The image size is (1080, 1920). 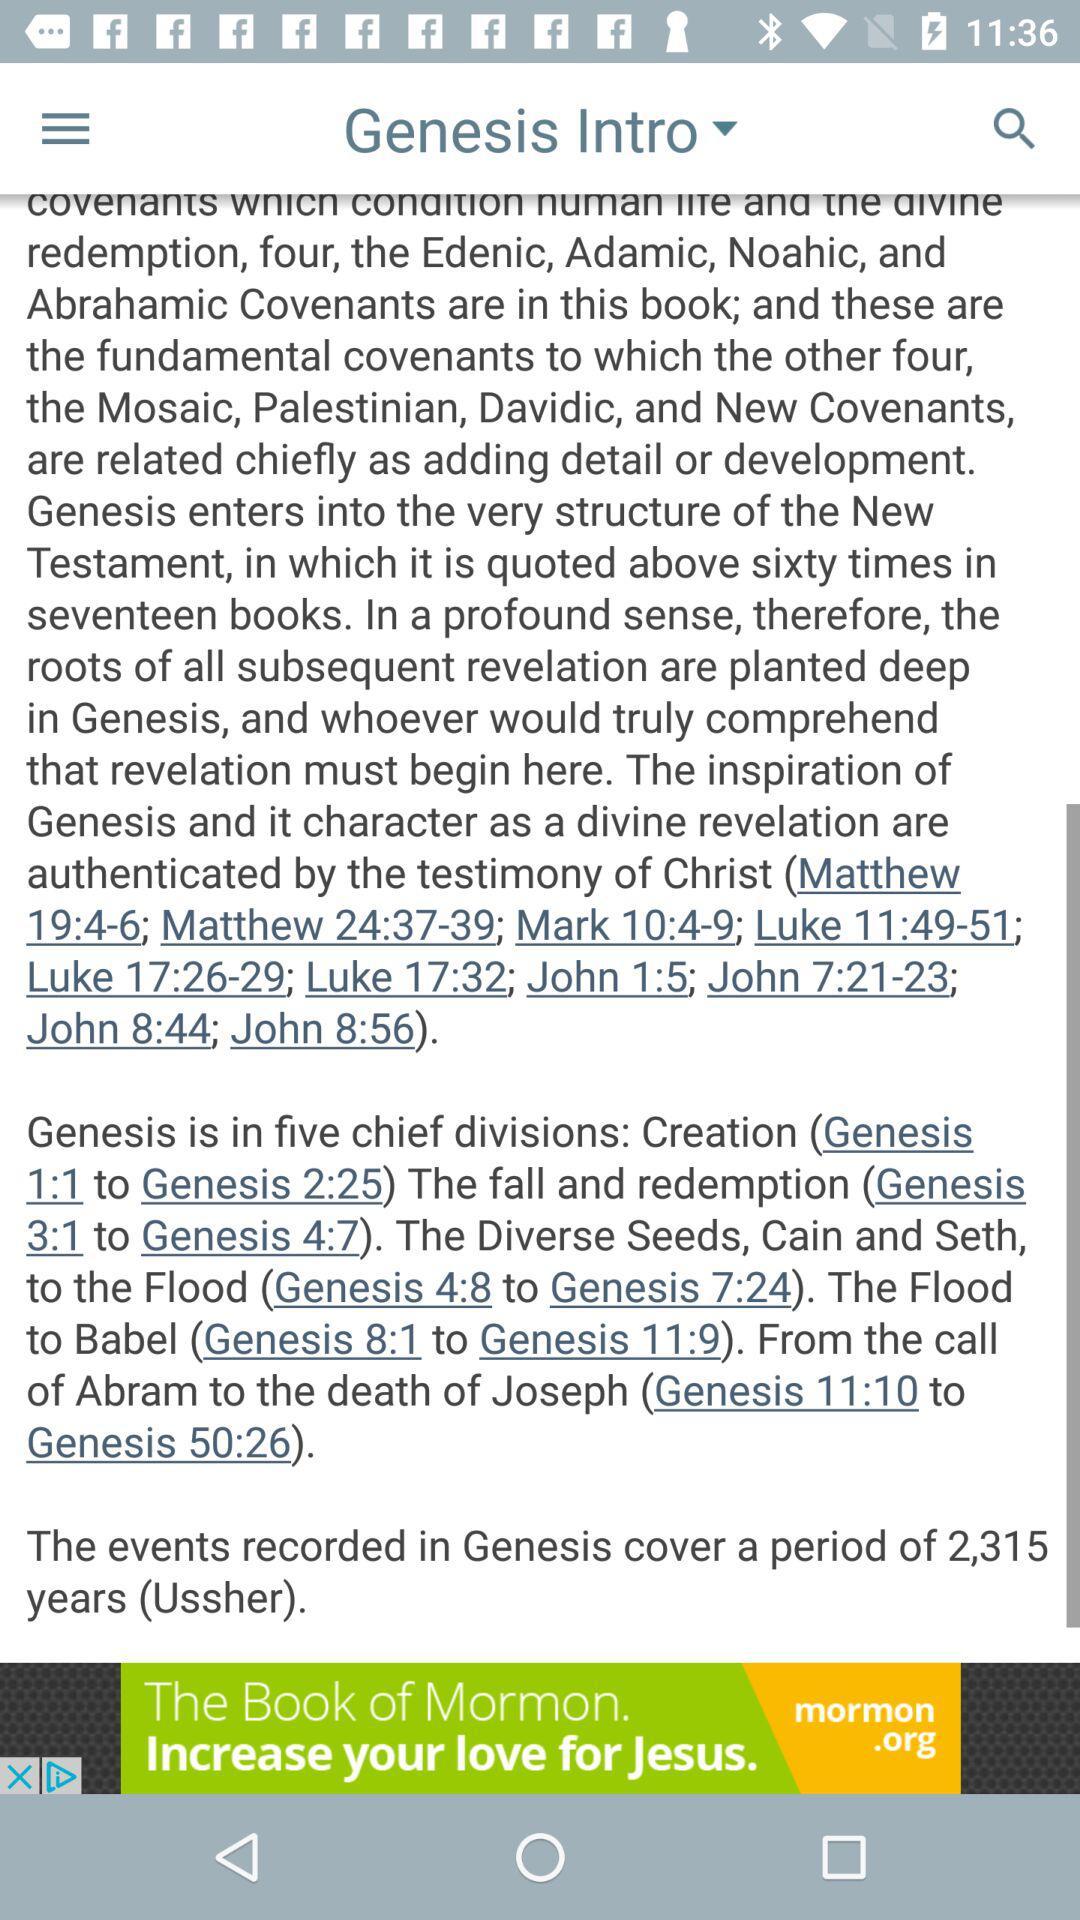 What do you see at coordinates (540, 1727) in the screenshot?
I see `advertisement` at bounding box center [540, 1727].